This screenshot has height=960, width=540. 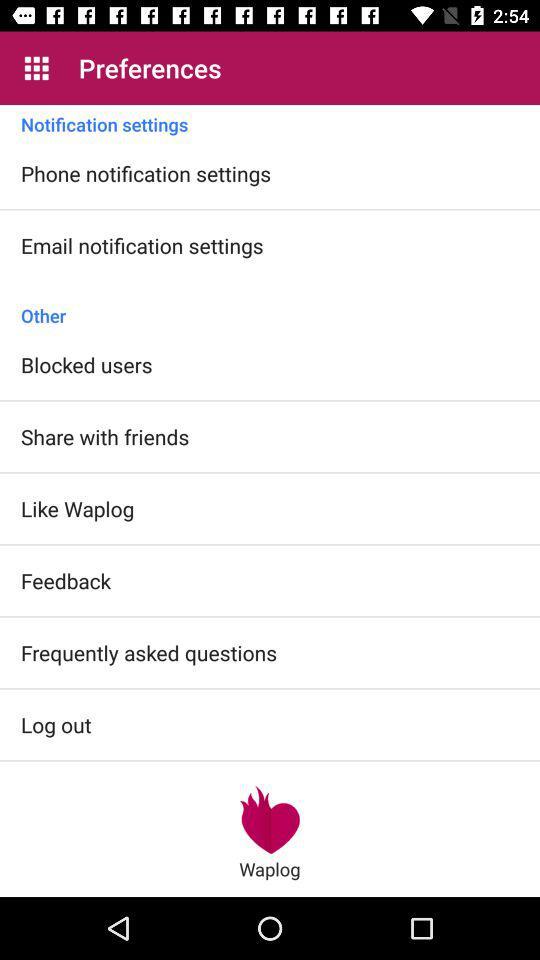 What do you see at coordinates (85, 363) in the screenshot?
I see `the icon above share with friends item` at bounding box center [85, 363].